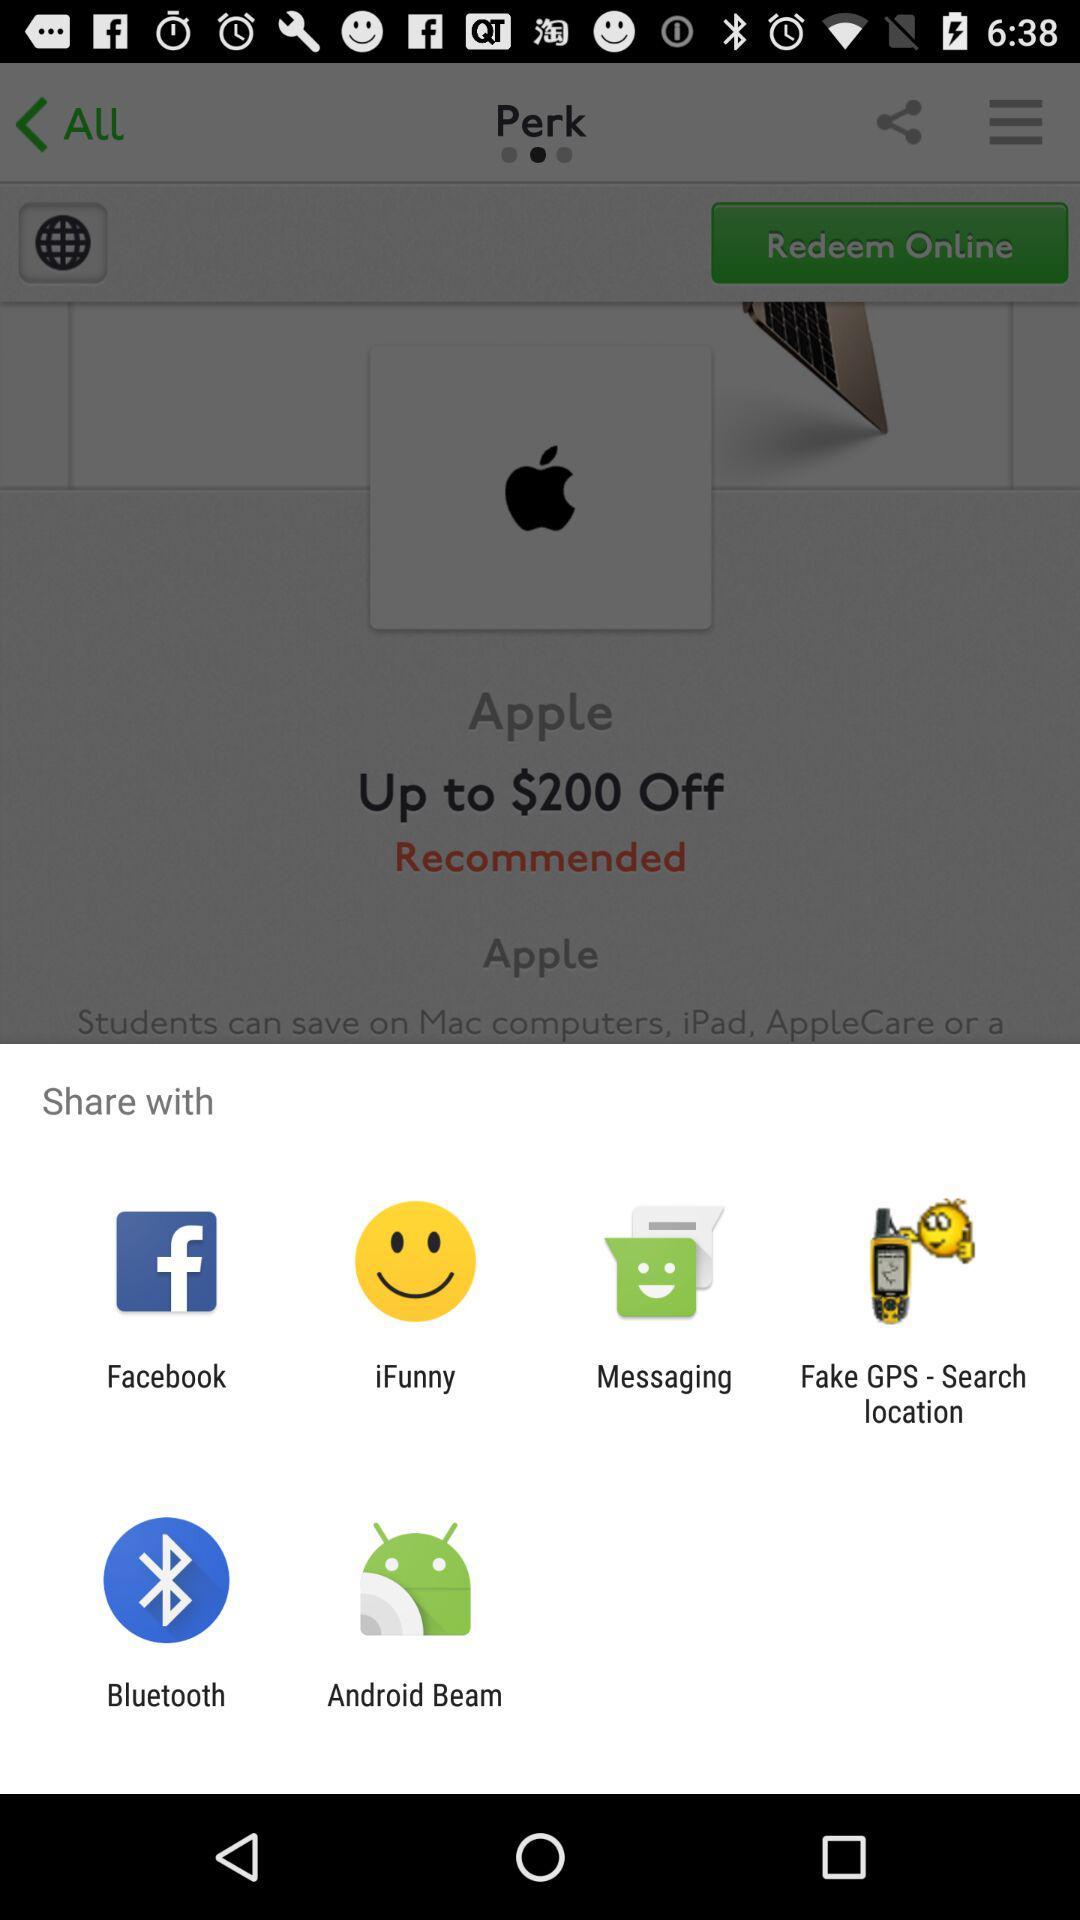  I want to click on icon next to messaging item, so click(414, 1392).